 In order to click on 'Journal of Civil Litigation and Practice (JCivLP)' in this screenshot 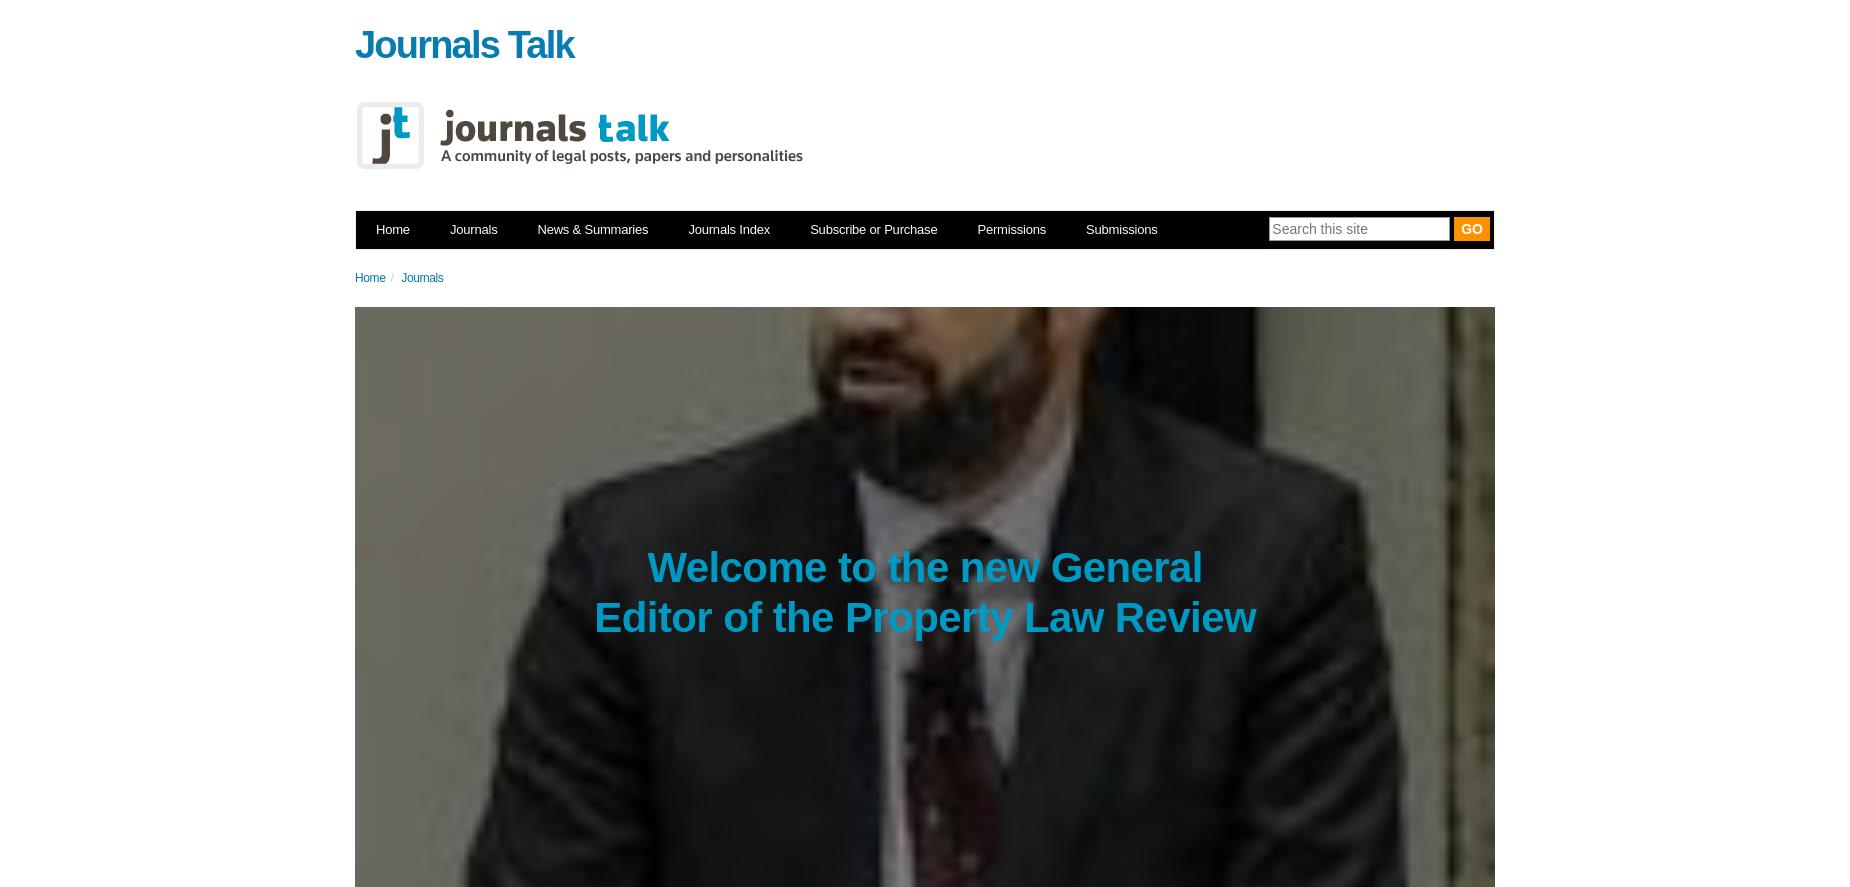, I will do `click(732, 840)`.